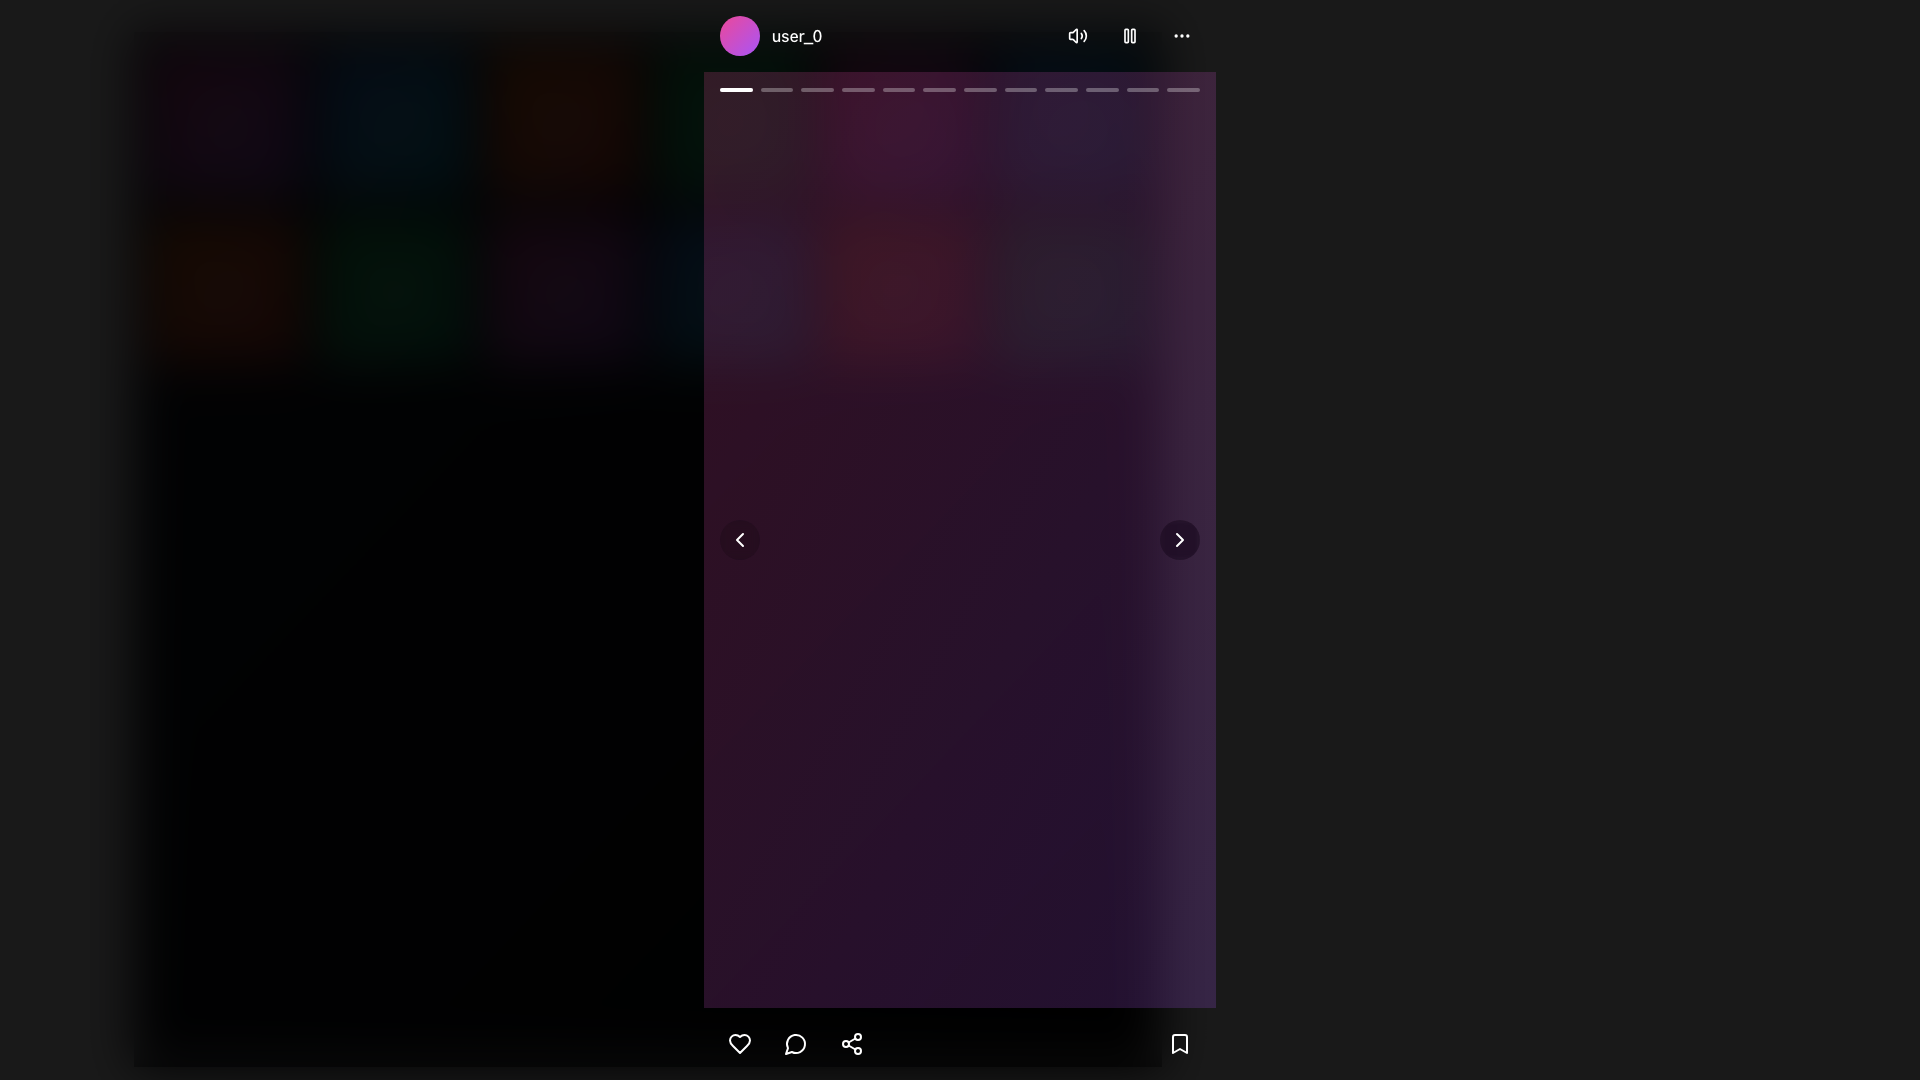 The height and width of the screenshot is (1080, 1920). I want to click on the pause button located in the top row of the interface, positioned between the sound control icon and the ellipsis menu, so click(1129, 35).